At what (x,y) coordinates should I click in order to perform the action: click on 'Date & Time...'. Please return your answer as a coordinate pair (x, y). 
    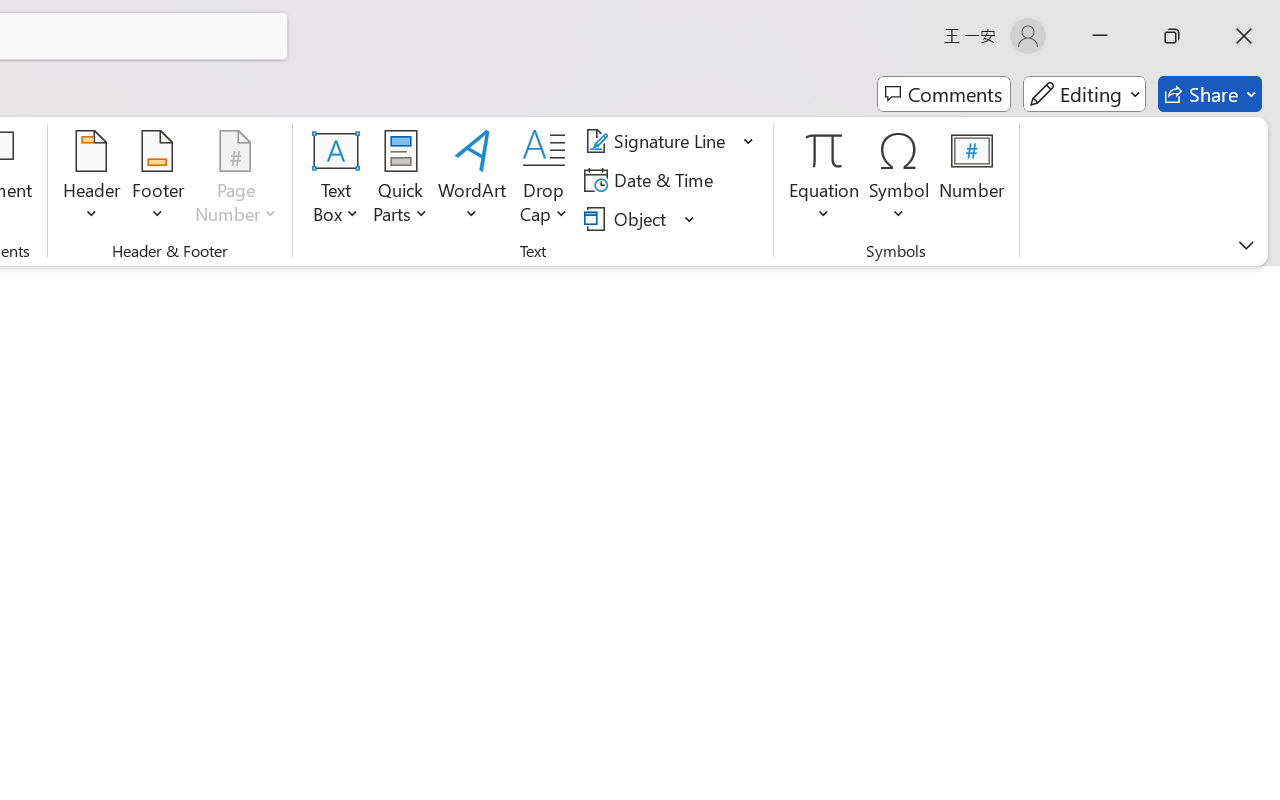
    Looking at the image, I should click on (652, 179).